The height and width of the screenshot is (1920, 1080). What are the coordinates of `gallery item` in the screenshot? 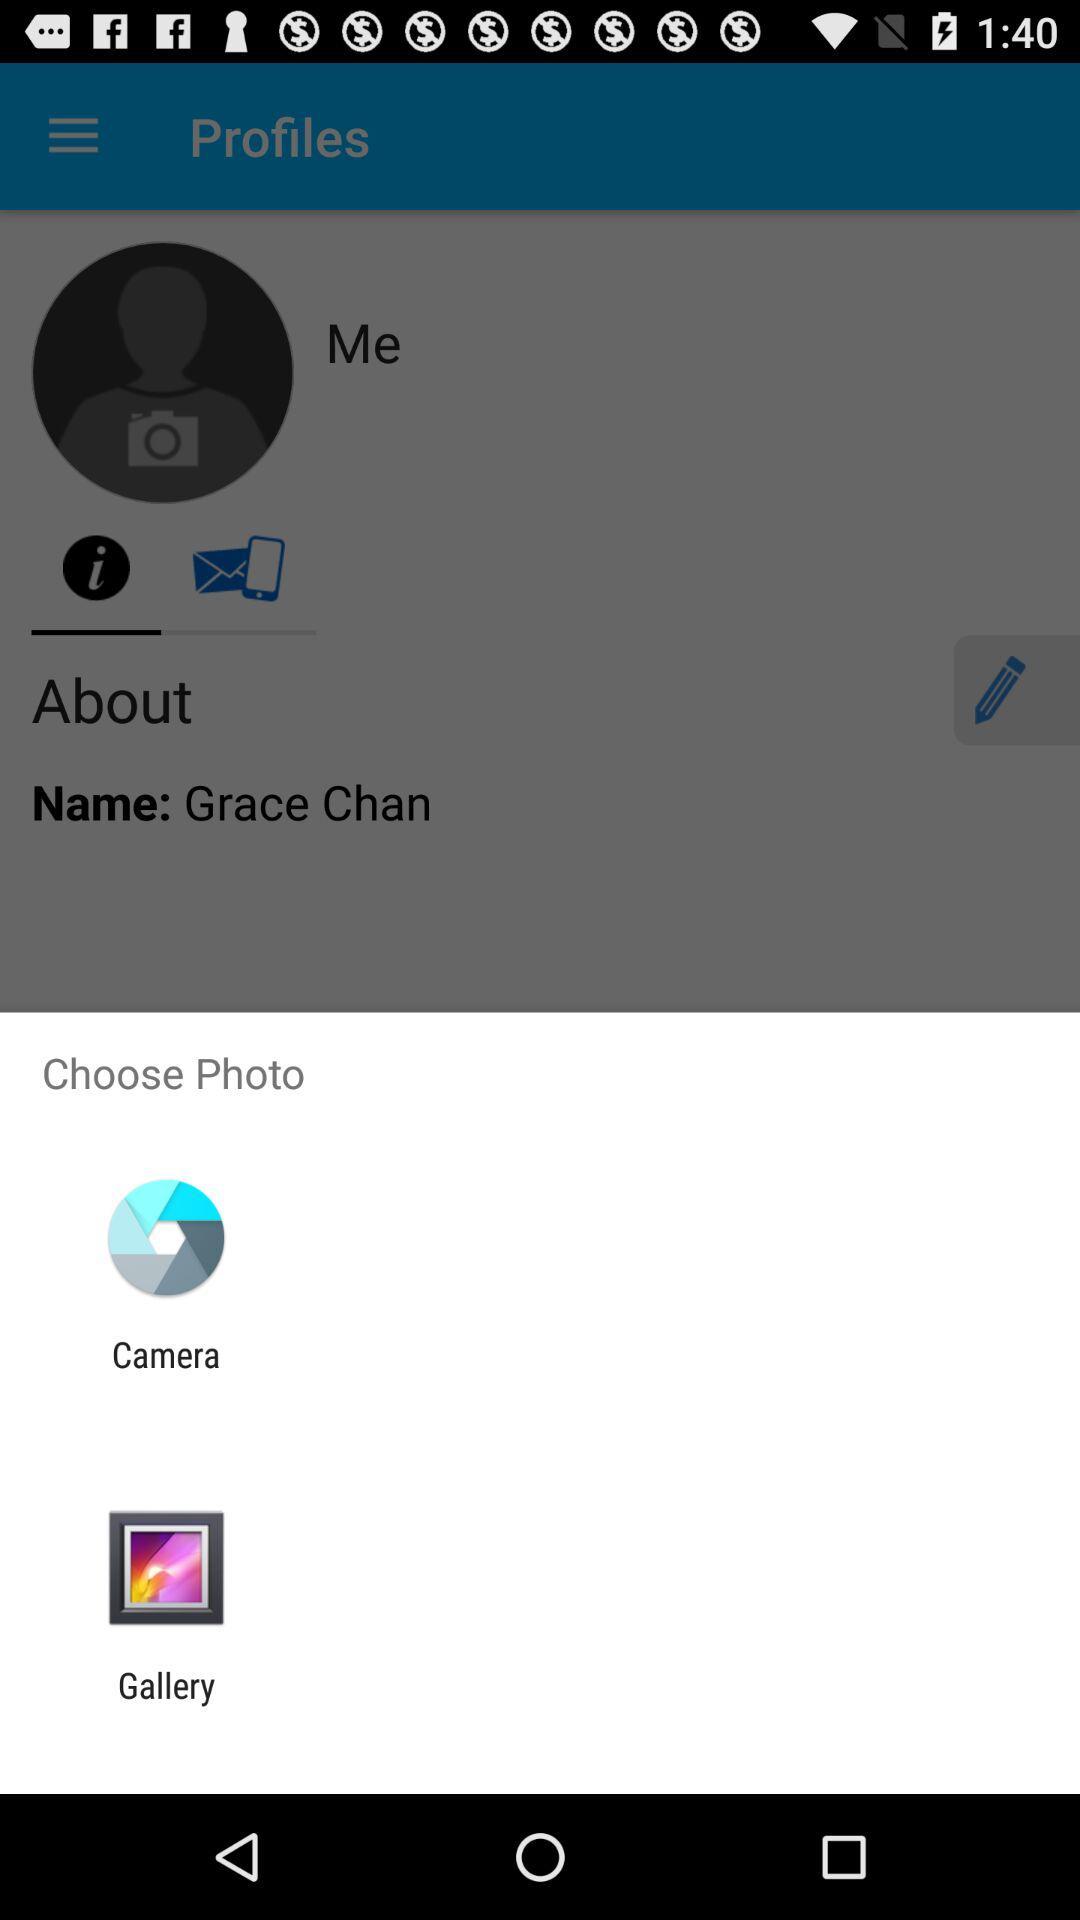 It's located at (165, 1705).